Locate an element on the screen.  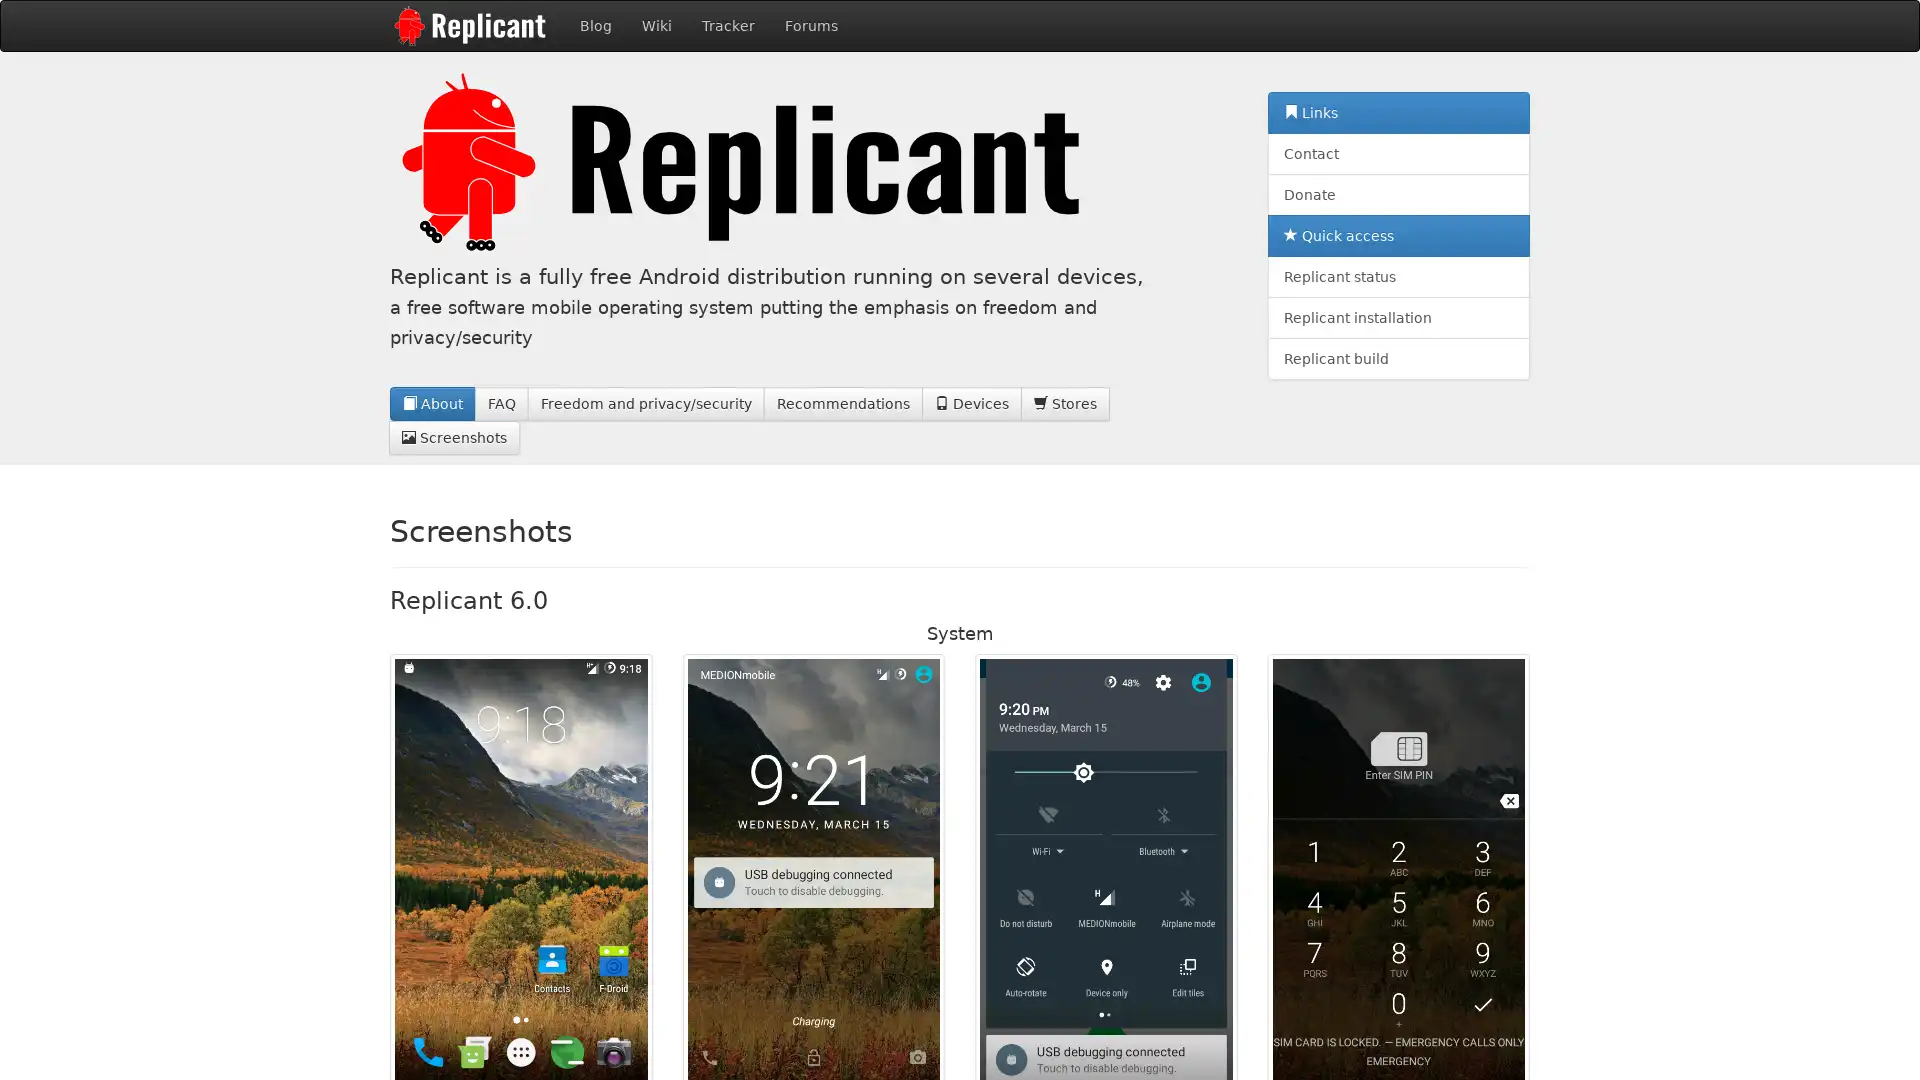
FAQ is located at coordinates (502, 404).